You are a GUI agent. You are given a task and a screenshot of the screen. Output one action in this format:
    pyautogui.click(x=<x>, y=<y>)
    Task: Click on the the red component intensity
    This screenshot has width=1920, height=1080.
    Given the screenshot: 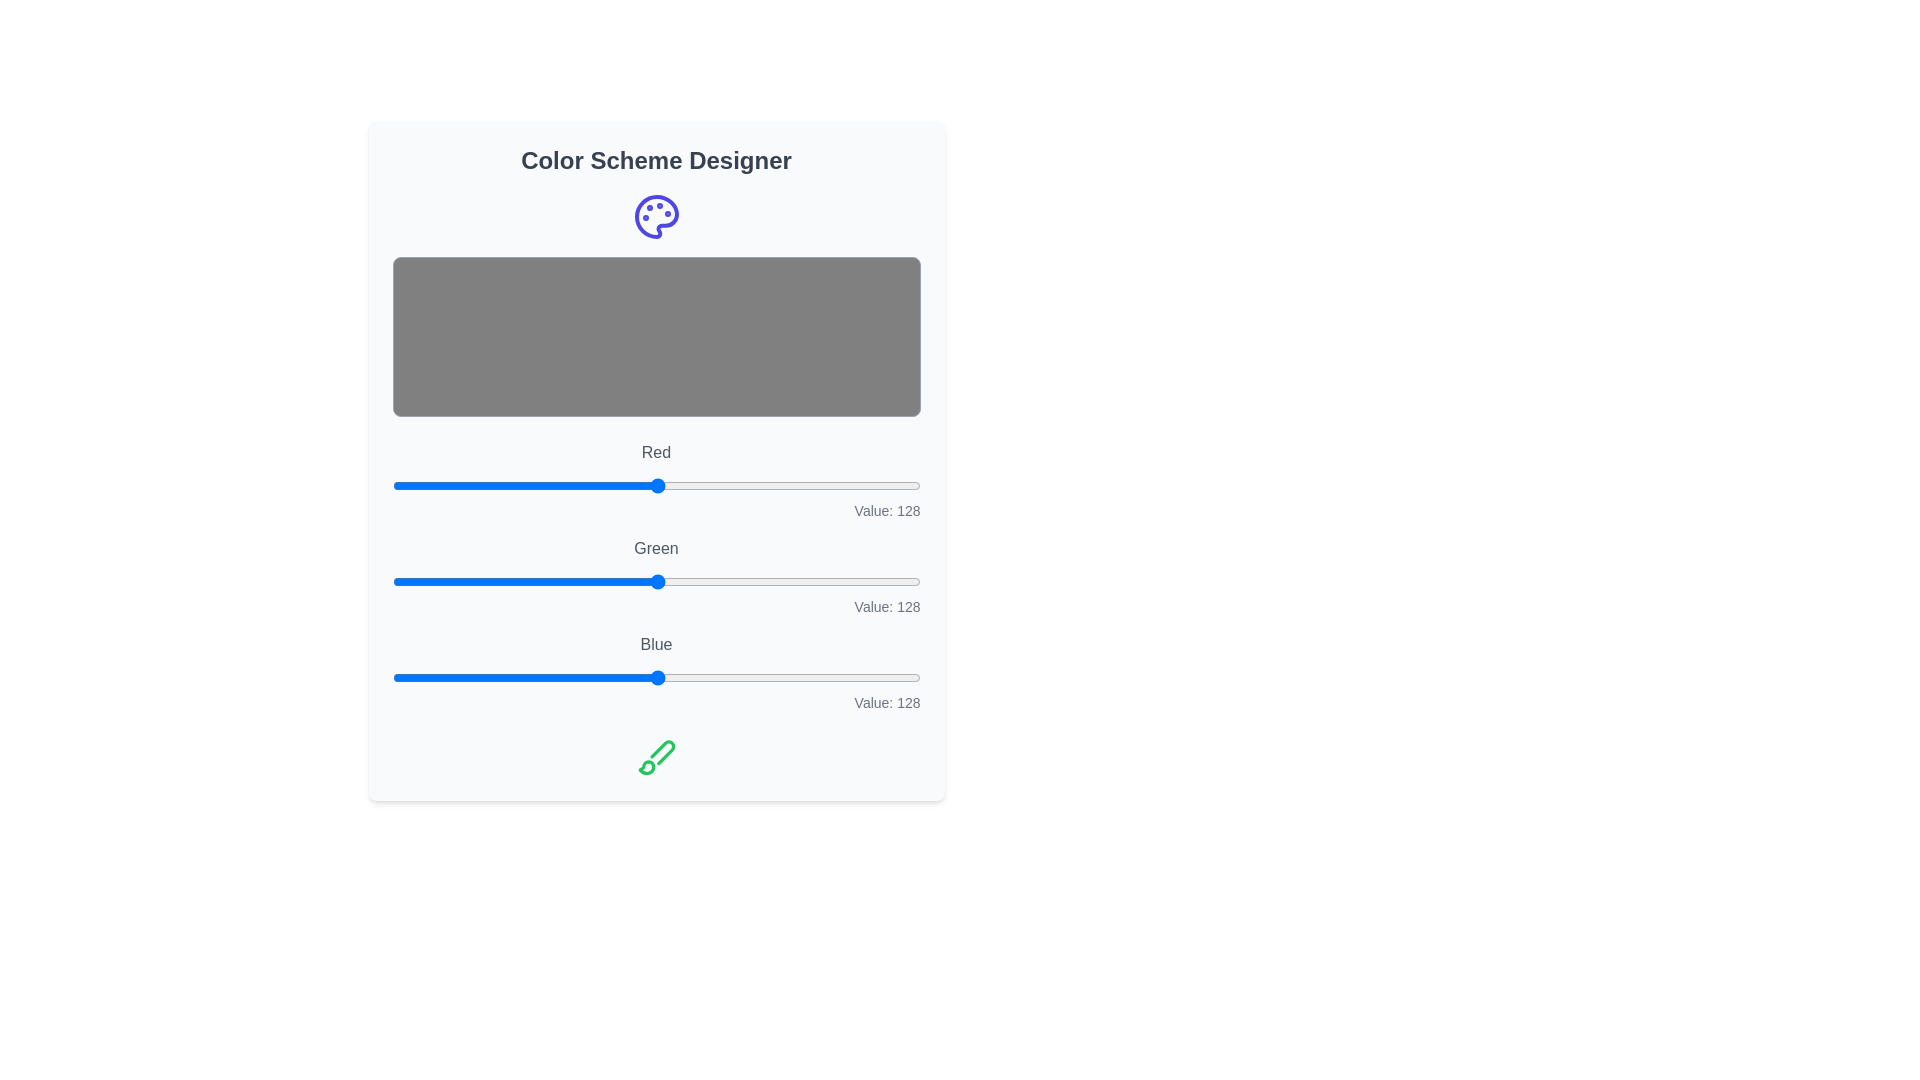 What is the action you would take?
    pyautogui.click(x=719, y=486)
    